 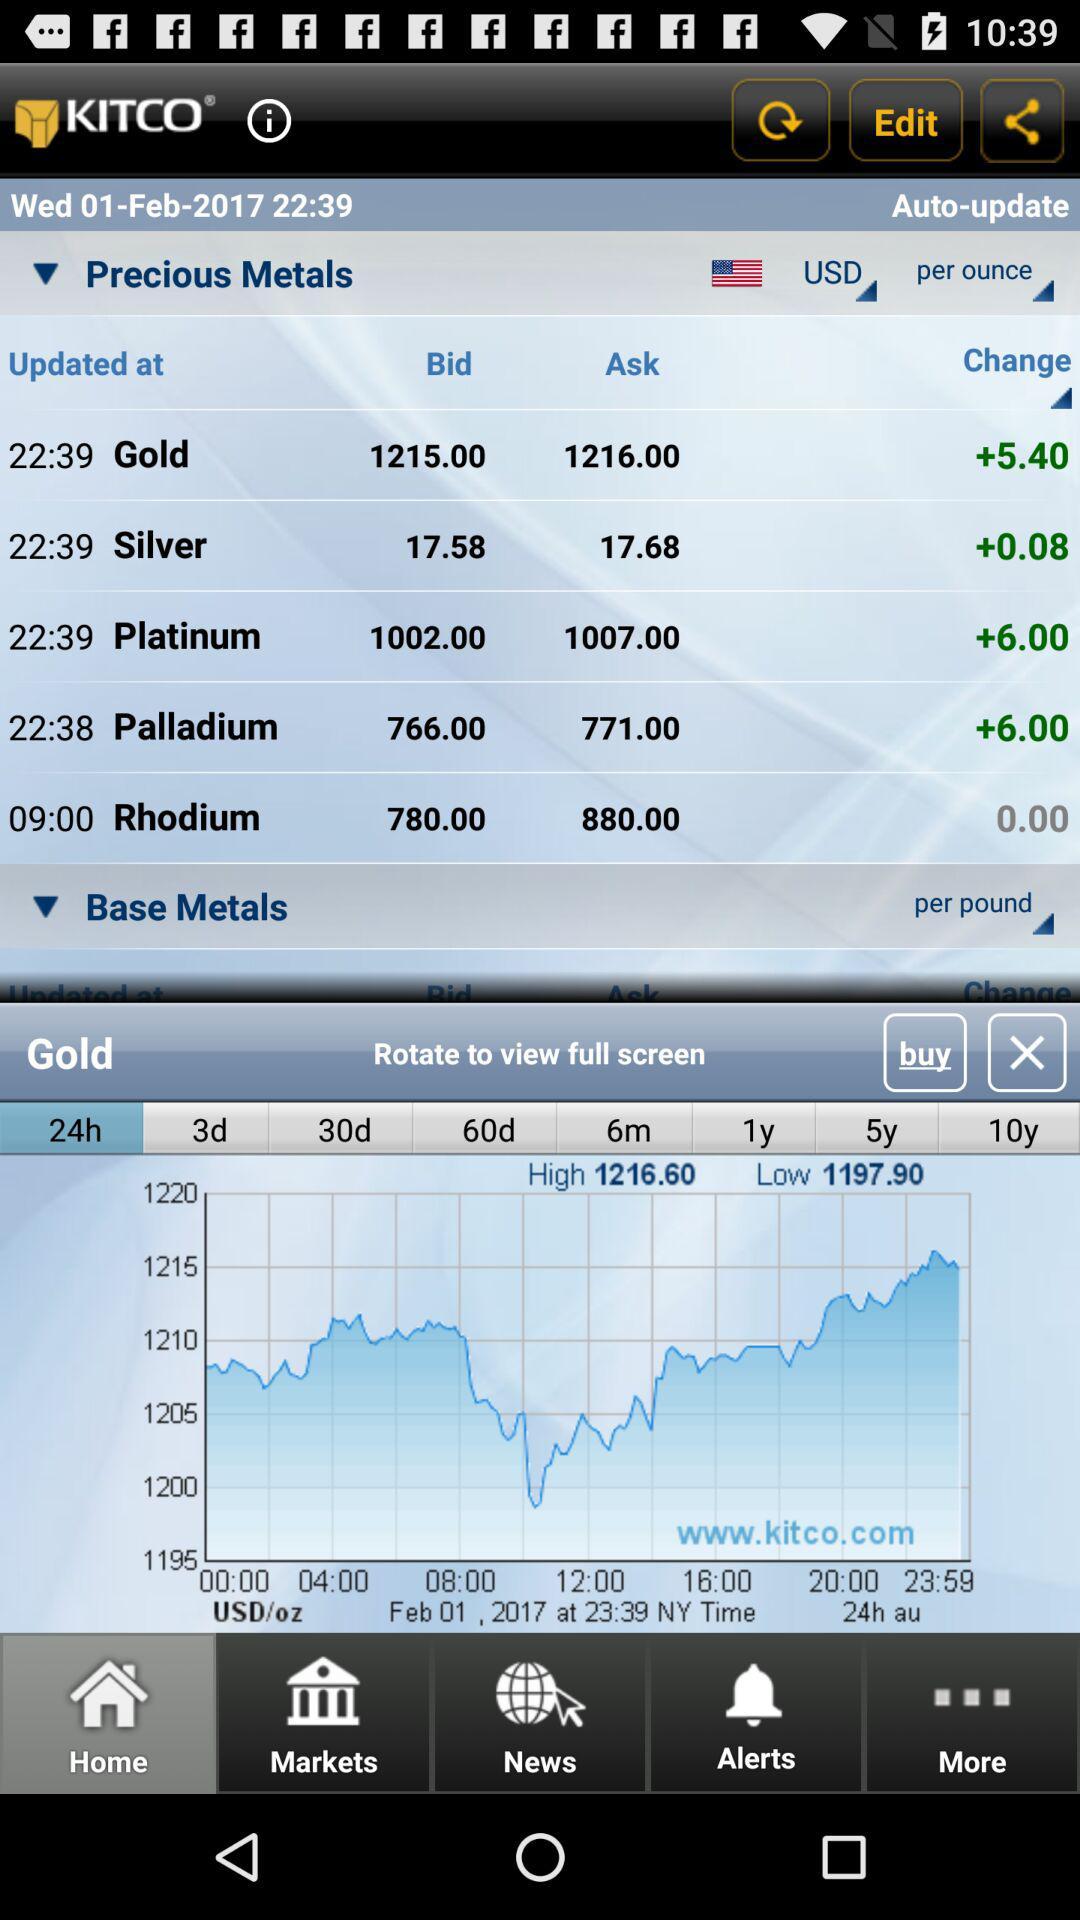 I want to click on more information, so click(x=268, y=119).